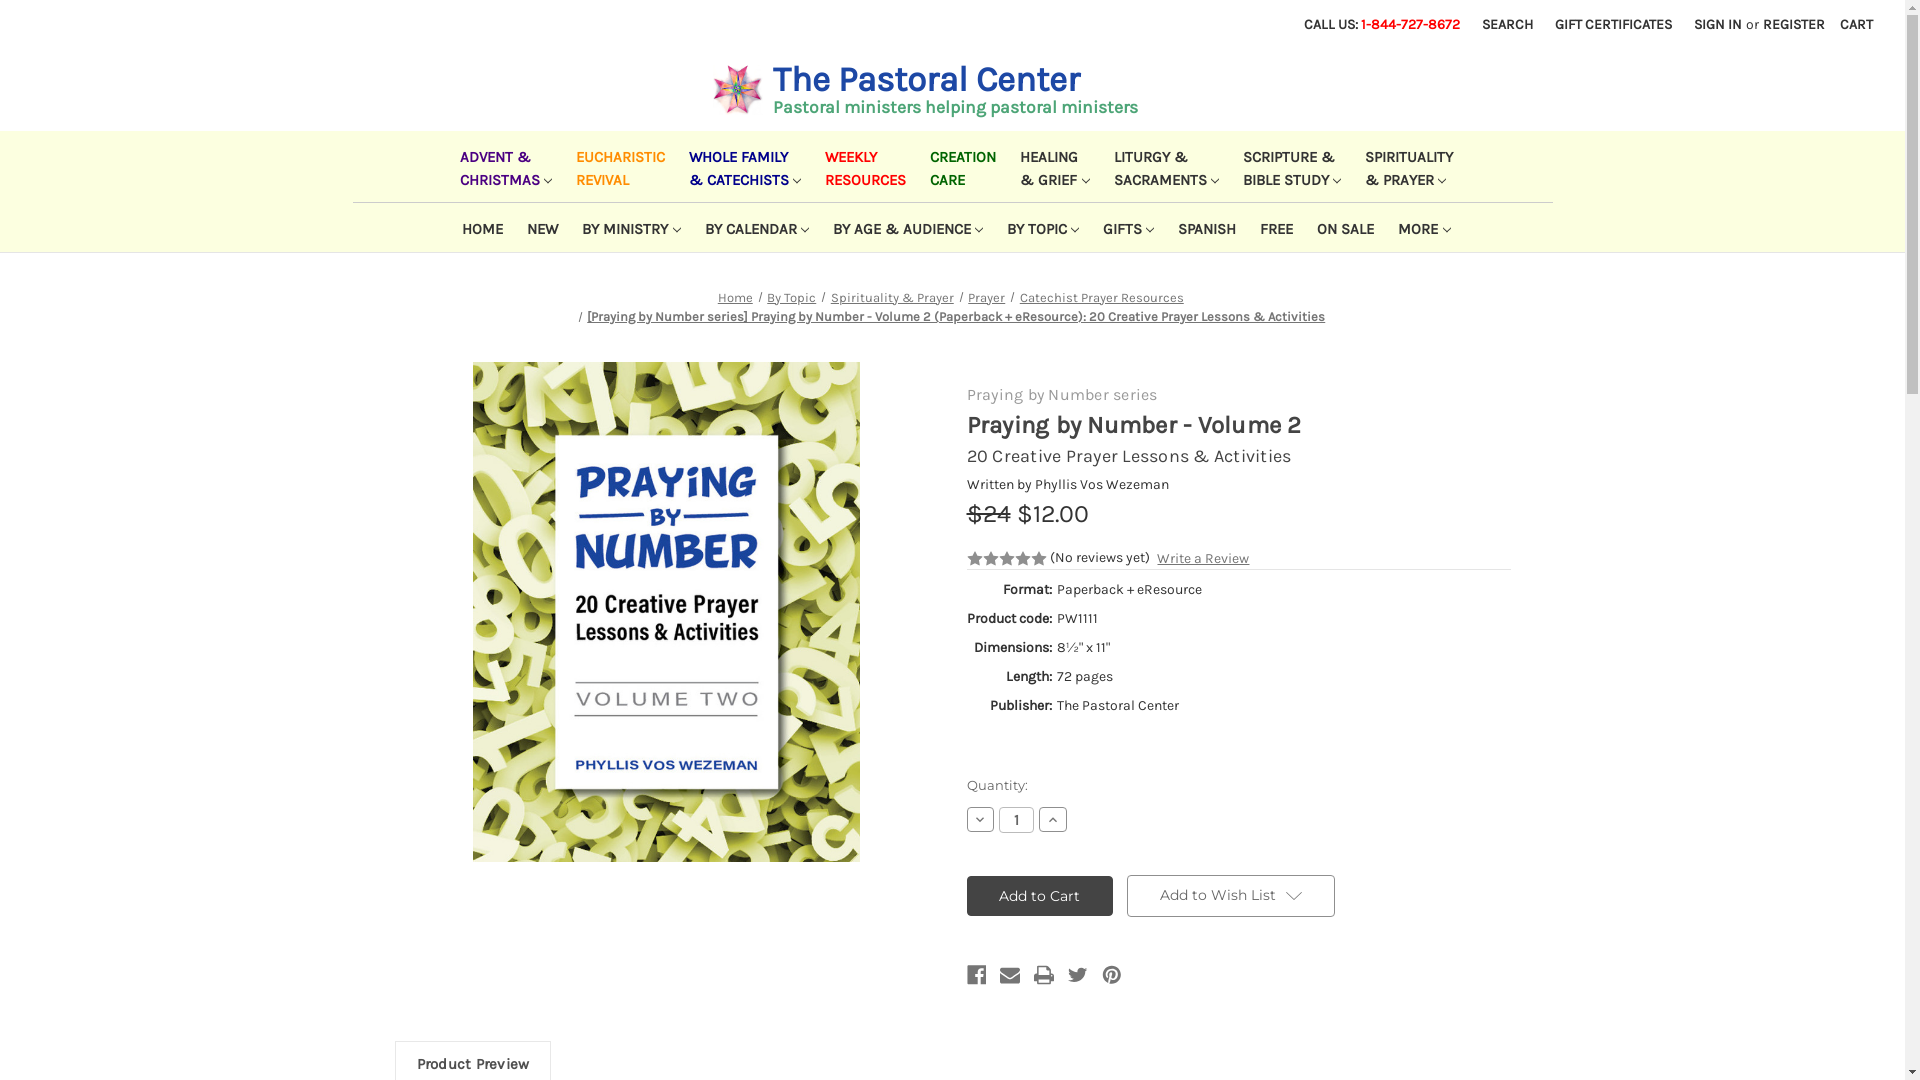 The image size is (1920, 1080). What do you see at coordinates (902, 226) in the screenshot?
I see `'BY AGE & AUDIENCE'` at bounding box center [902, 226].